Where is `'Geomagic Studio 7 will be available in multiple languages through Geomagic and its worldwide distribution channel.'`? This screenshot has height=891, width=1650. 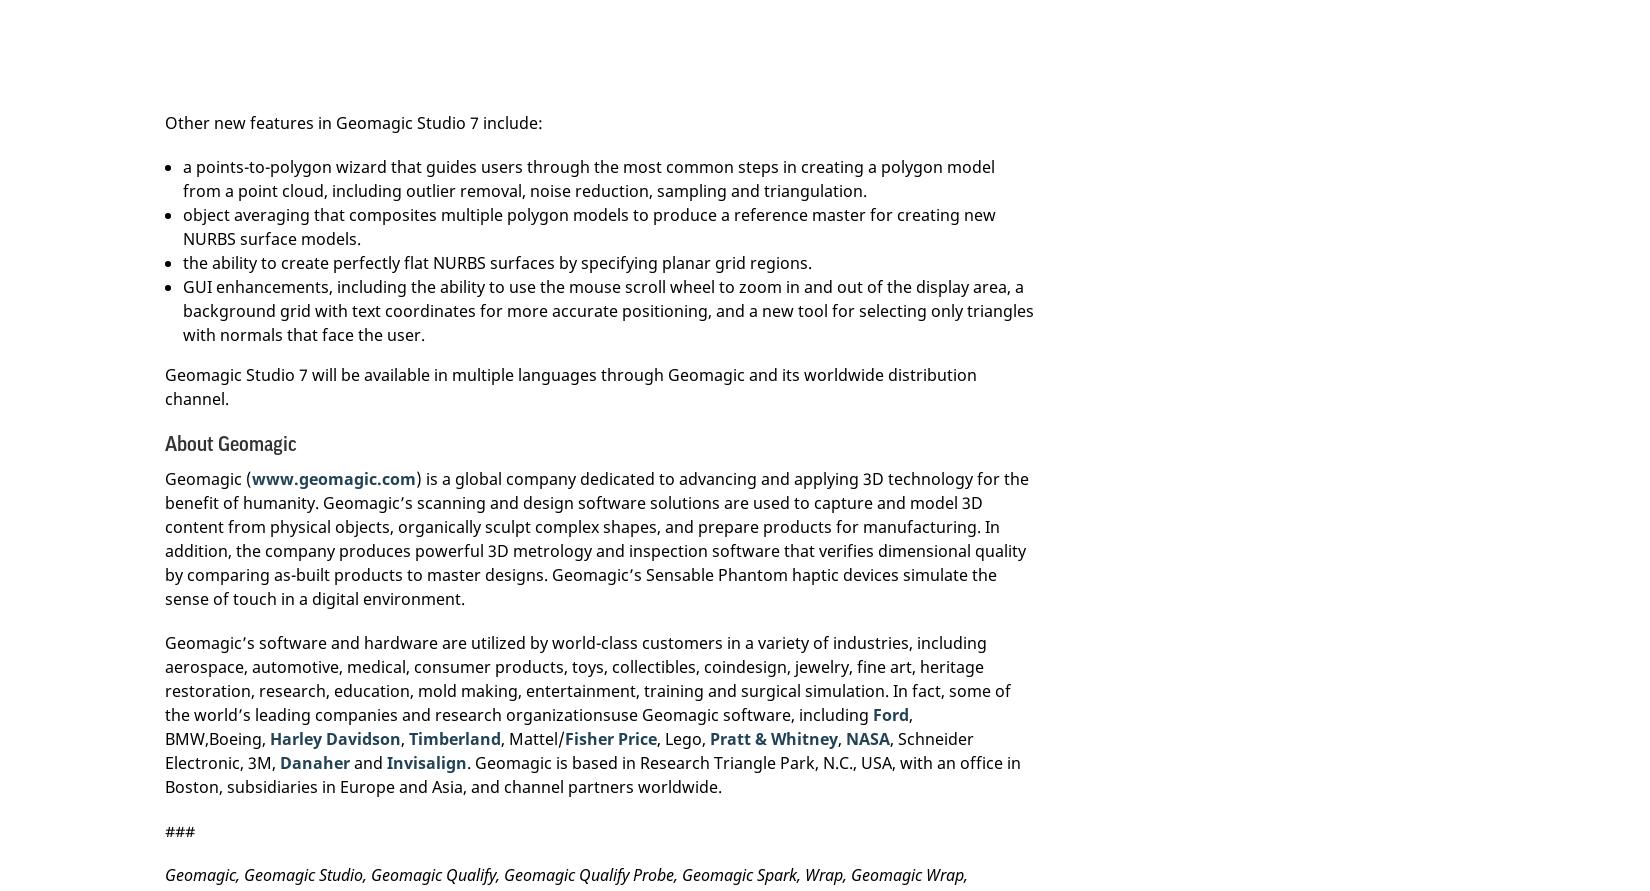
'Geomagic Studio 7 will be available in multiple languages through Geomagic and its worldwide distribution channel.' is located at coordinates (165, 386).